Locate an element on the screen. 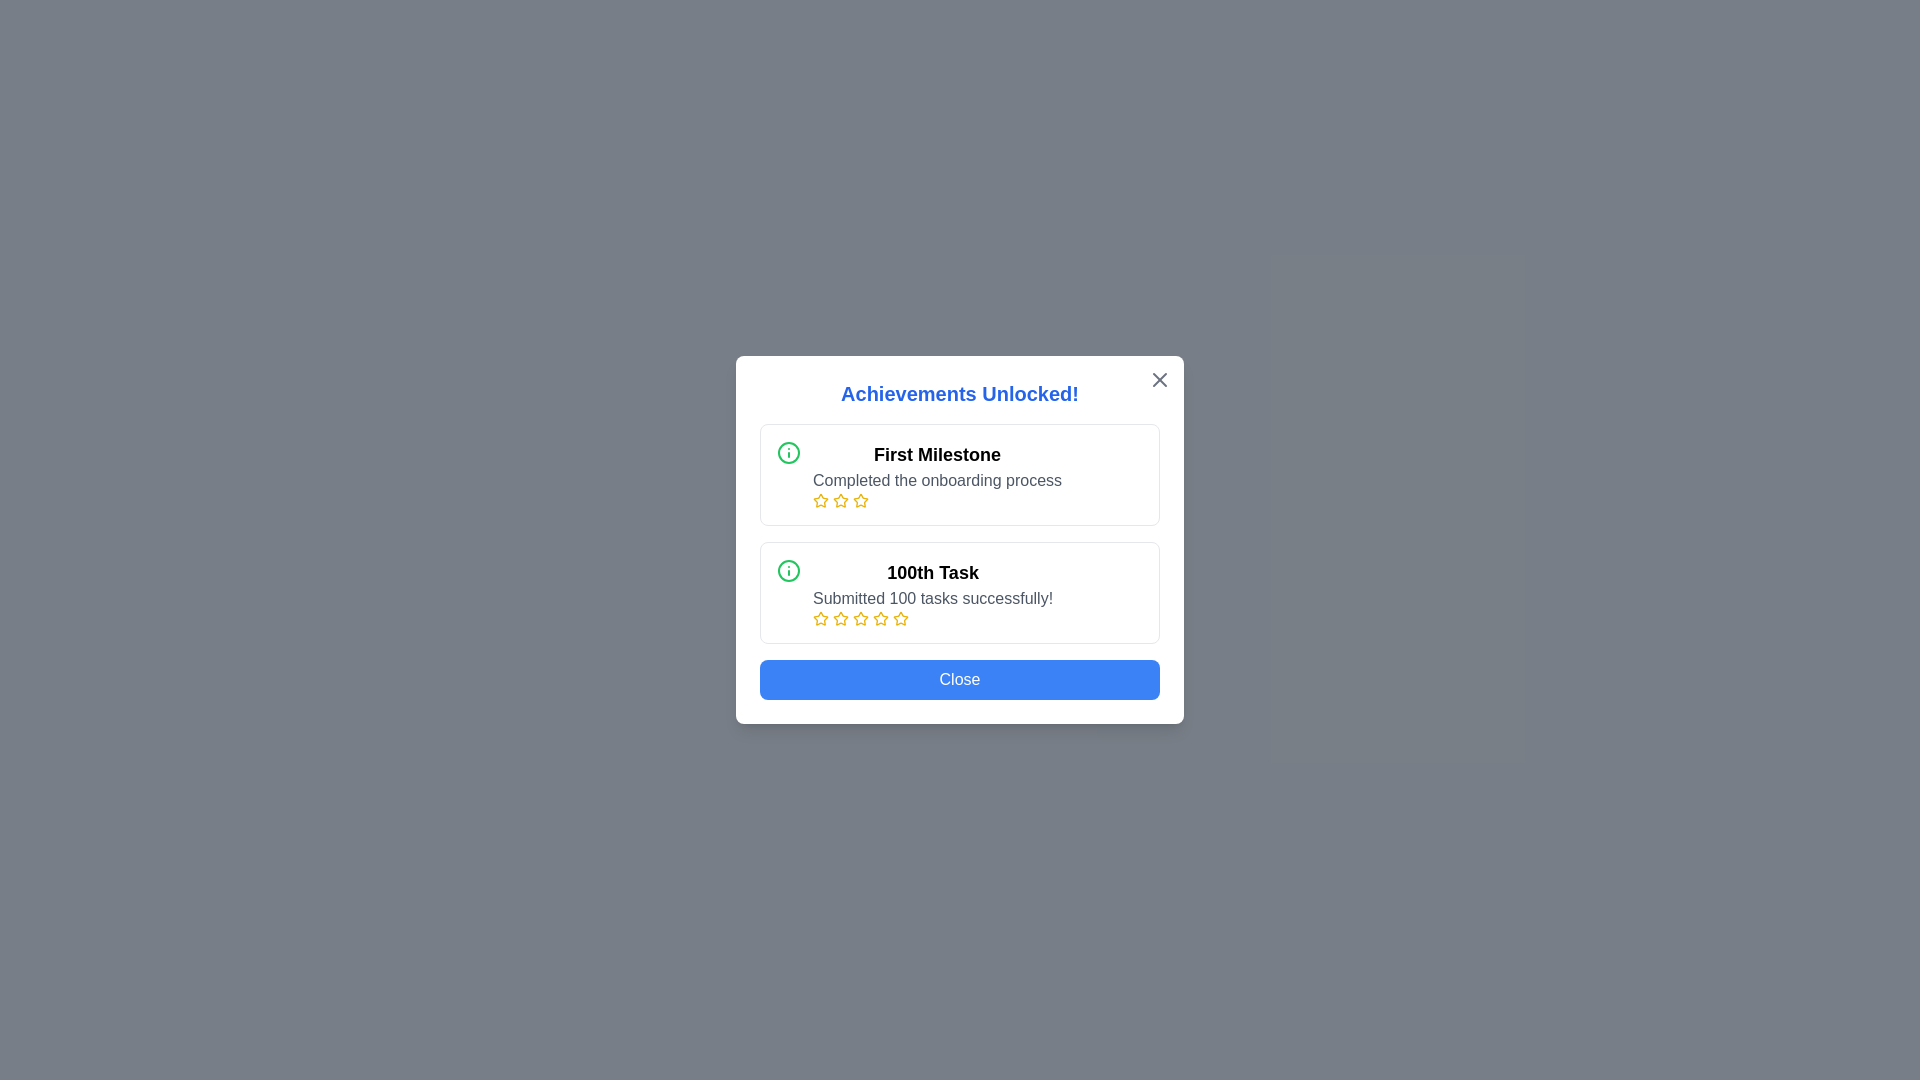 This screenshot has width=1920, height=1080. the Close button, which is a small 'X' icon located at the top-right corner of the dialog box is located at coordinates (1160, 380).